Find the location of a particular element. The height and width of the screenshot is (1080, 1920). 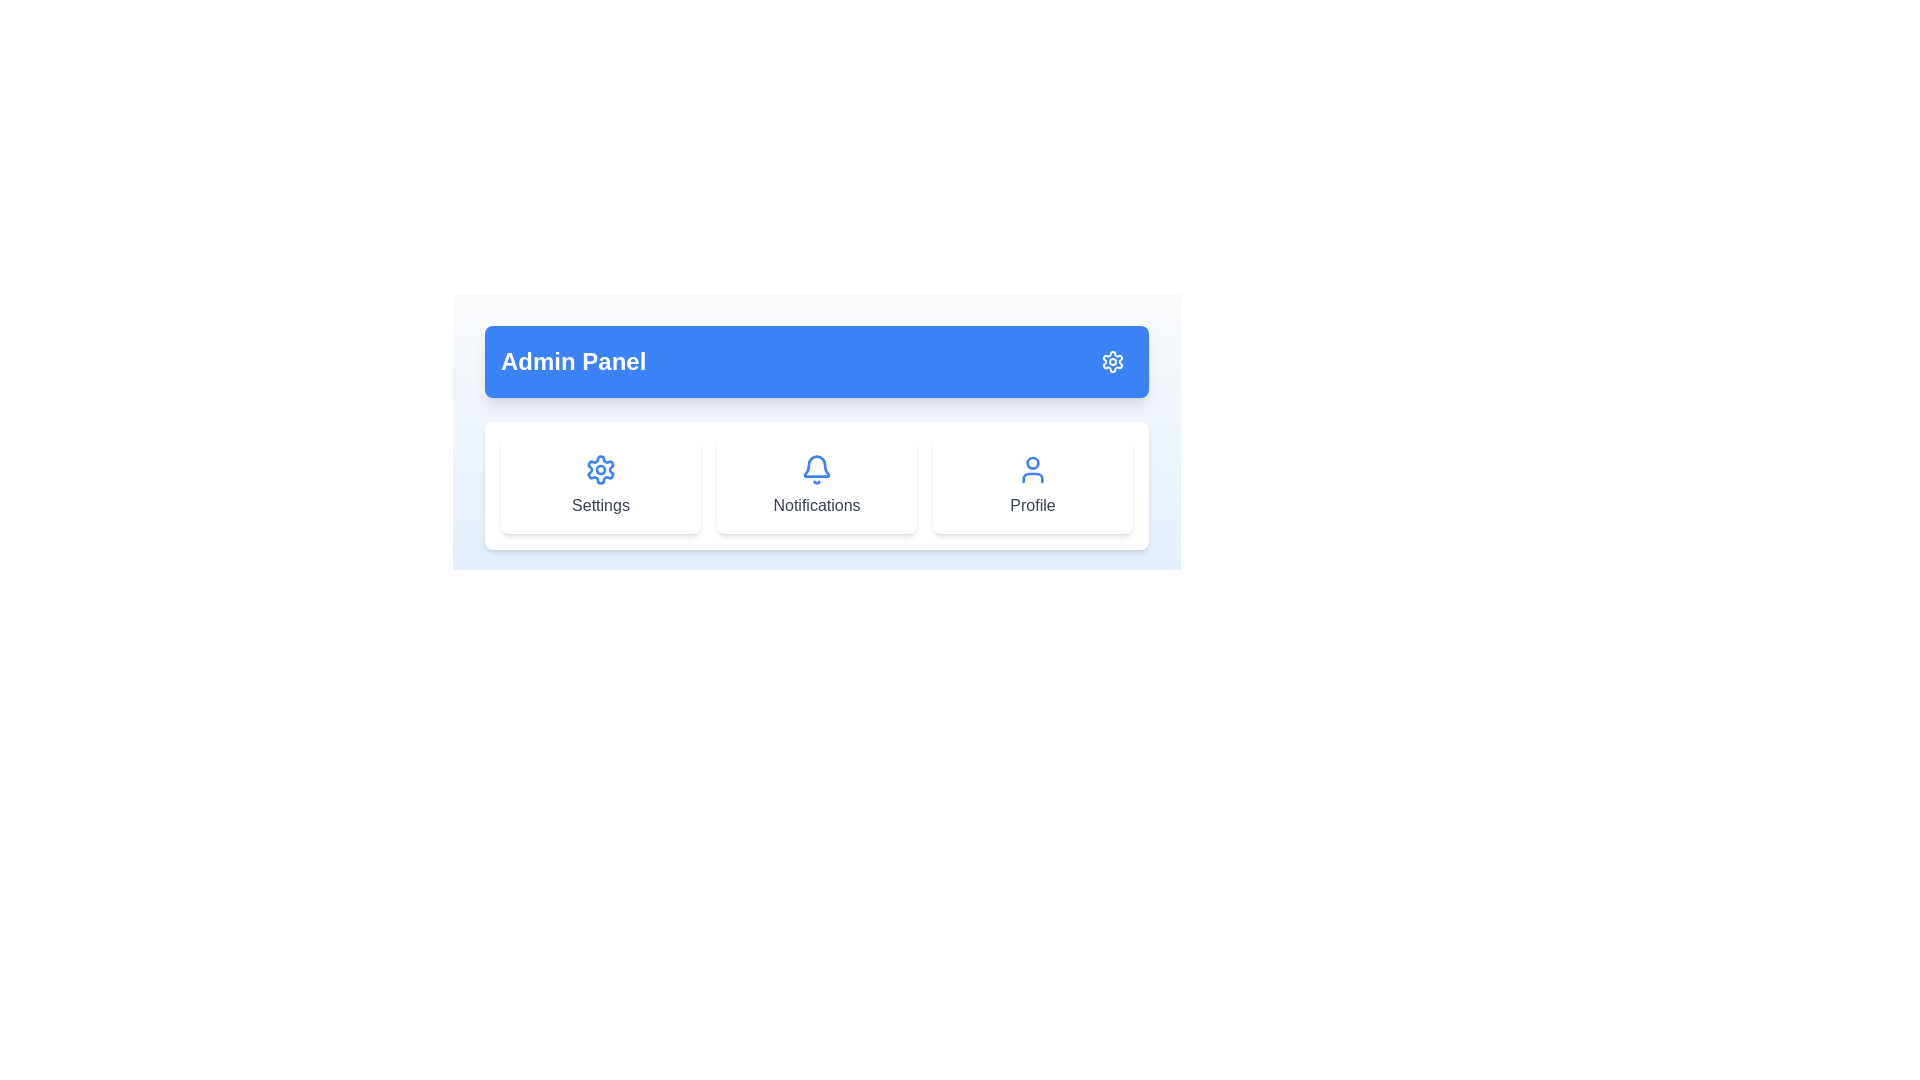

the header to interact with it is located at coordinates (816, 362).